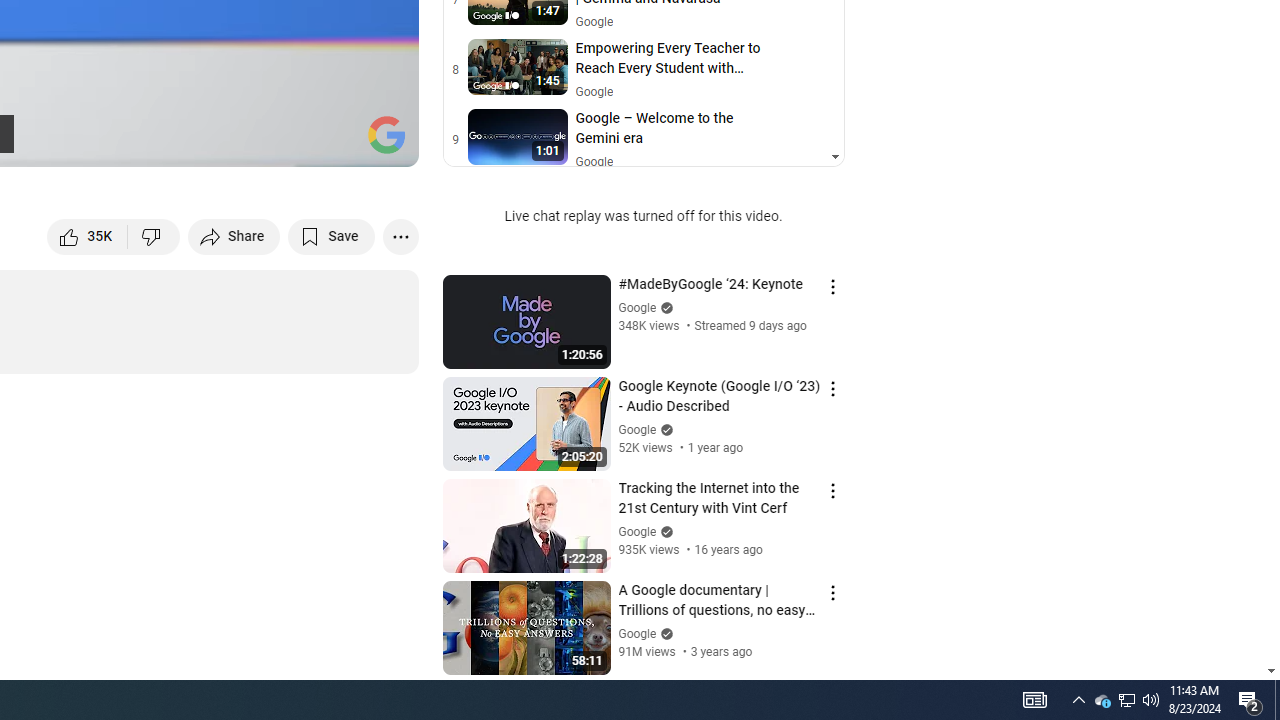  Describe the element at coordinates (87, 235) in the screenshot. I see `'like this video along with 35,367 other people'` at that location.